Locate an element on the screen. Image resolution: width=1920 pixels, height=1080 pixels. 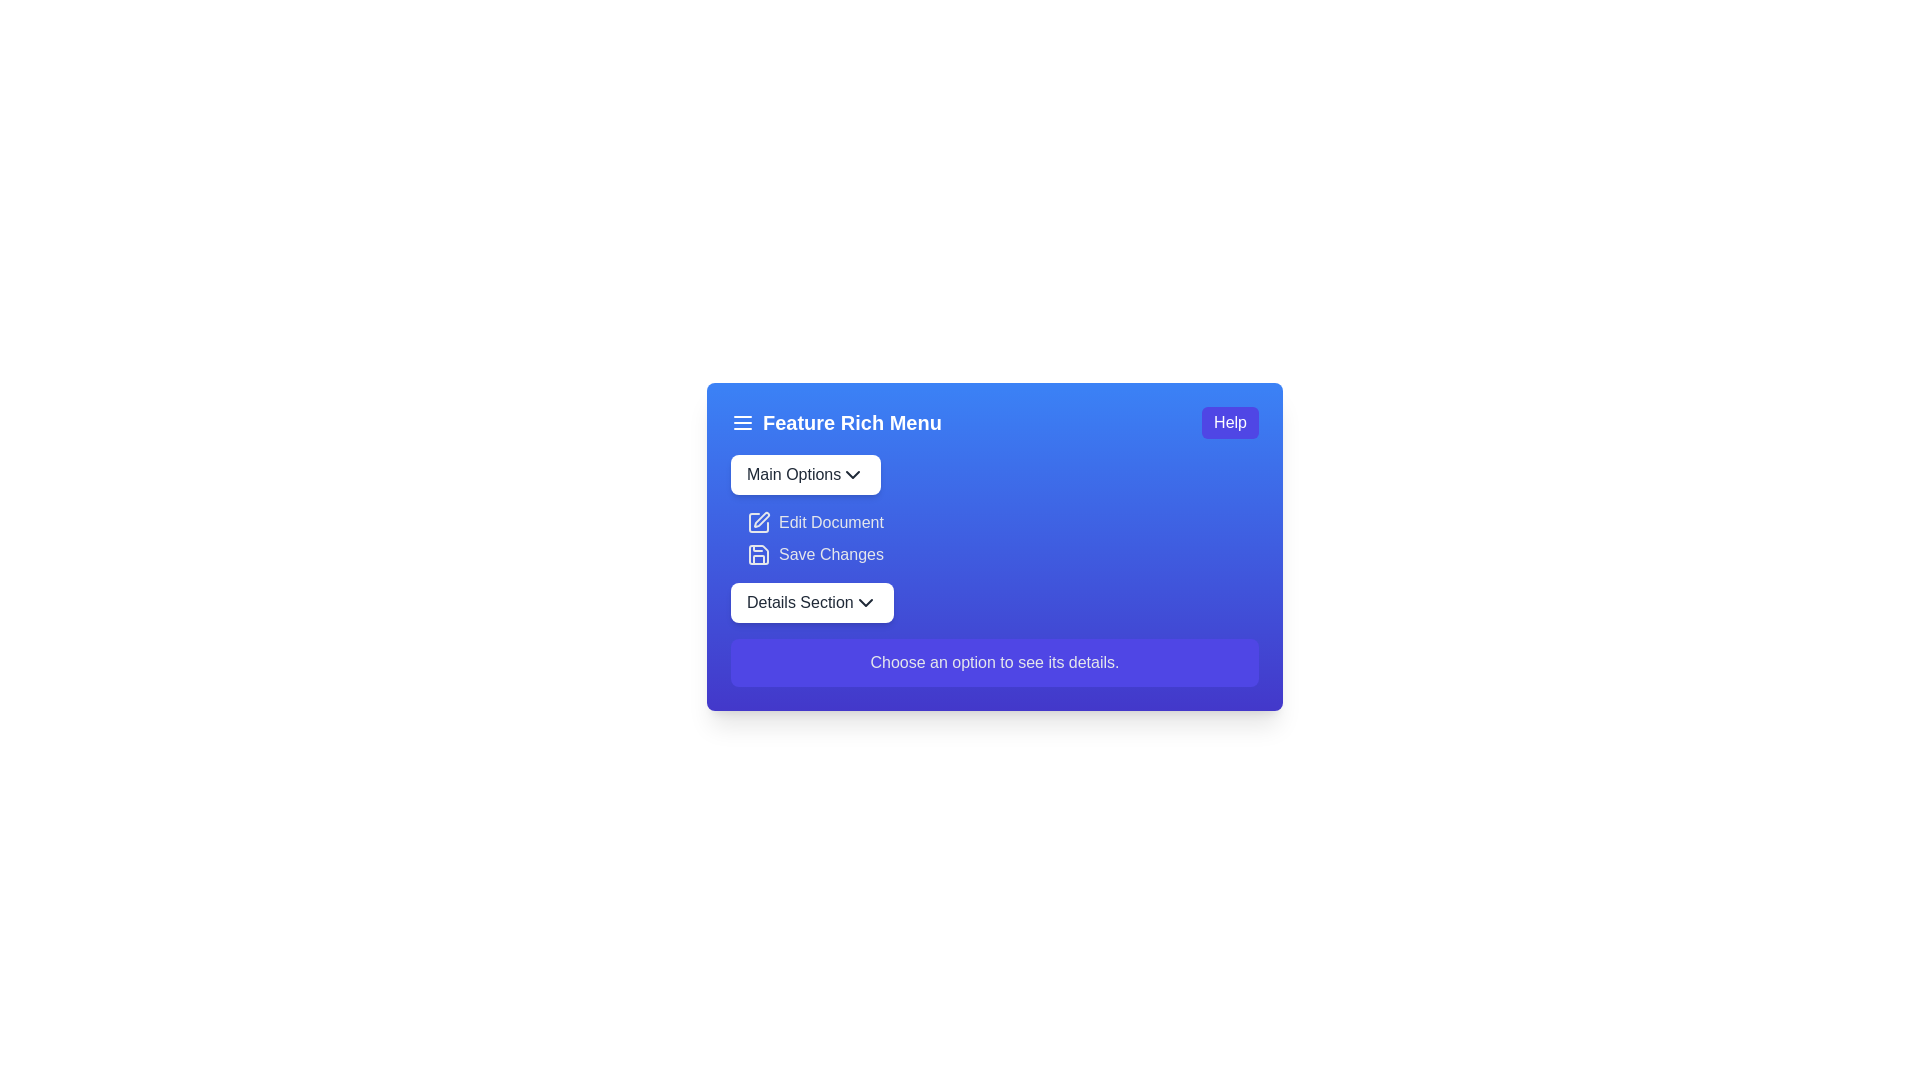
the 'Save Changes' icon located in the 'Feature Rich Menu' section, which is the second icon below the 'Edit Document' option is located at coordinates (757, 555).